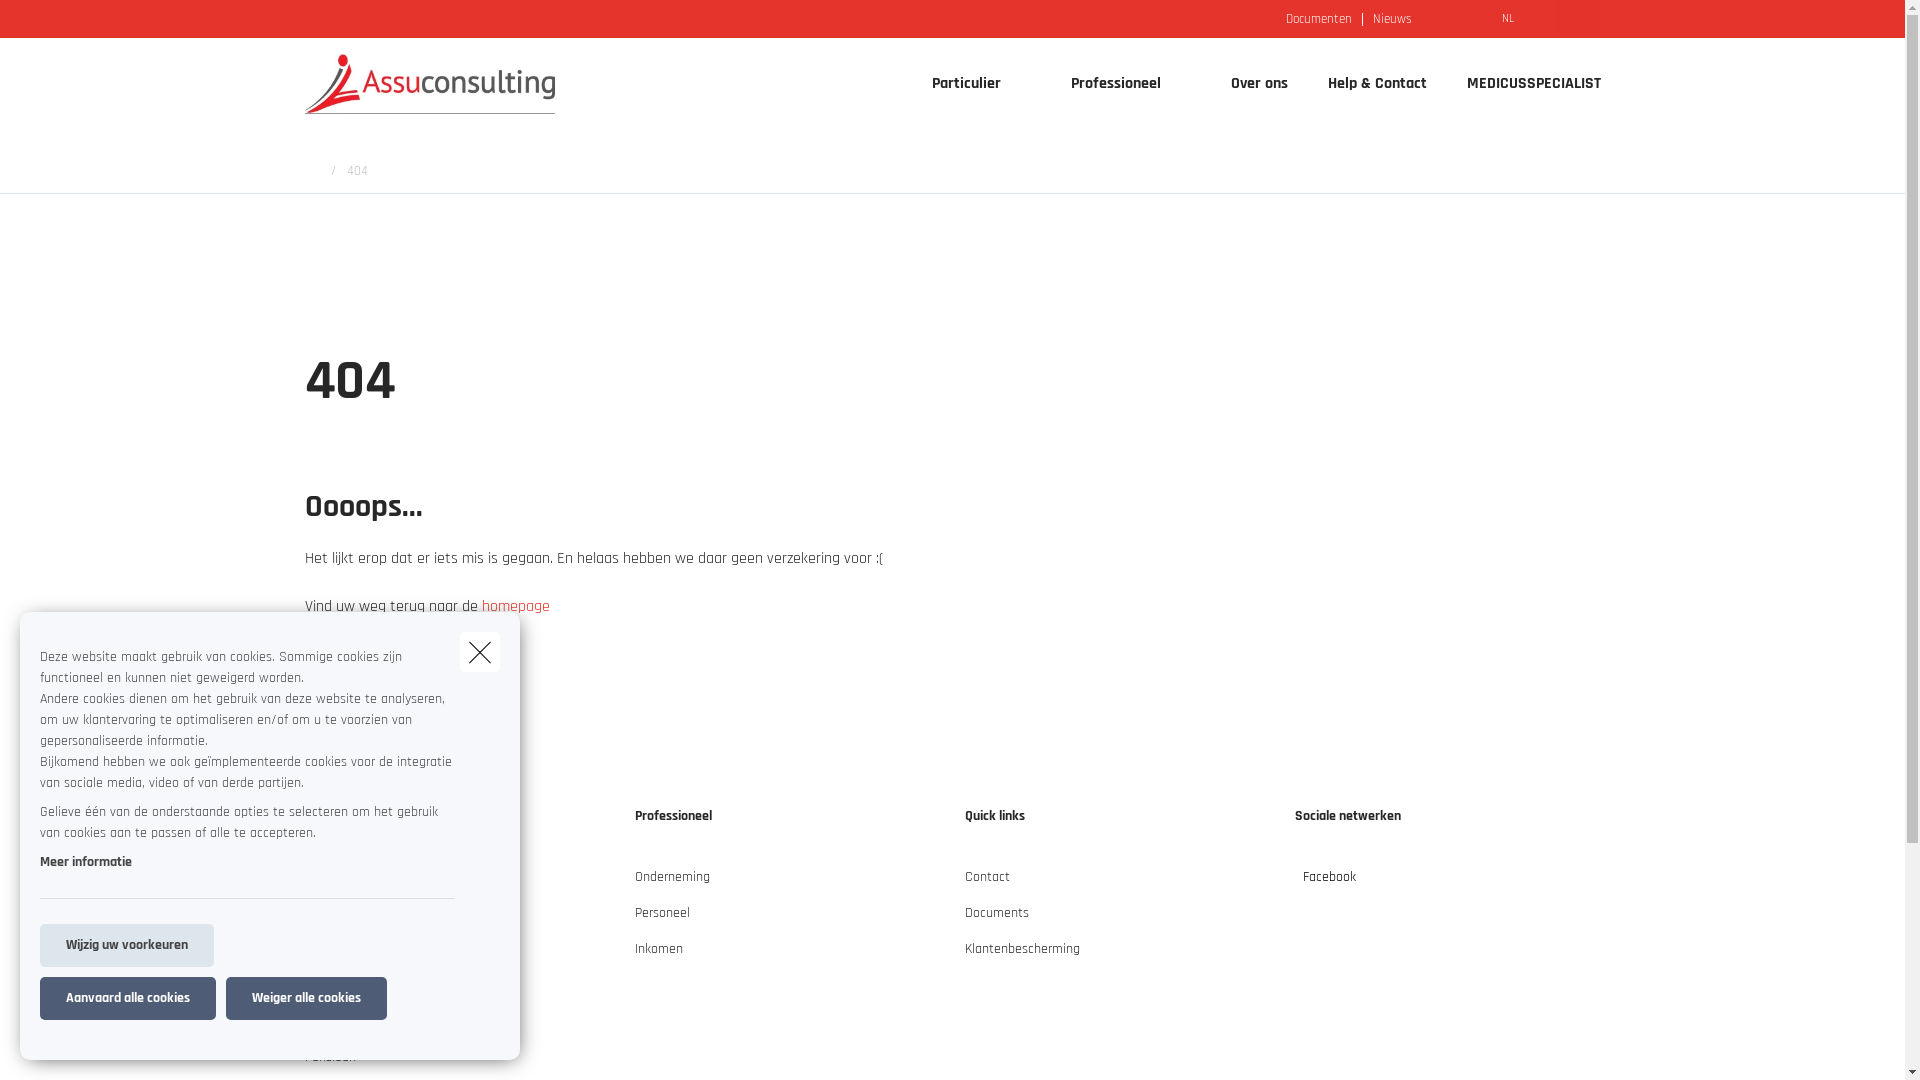 This screenshot has width=1920, height=1080. Describe the element at coordinates (964, 883) in the screenshot. I see `'Contact'` at that location.